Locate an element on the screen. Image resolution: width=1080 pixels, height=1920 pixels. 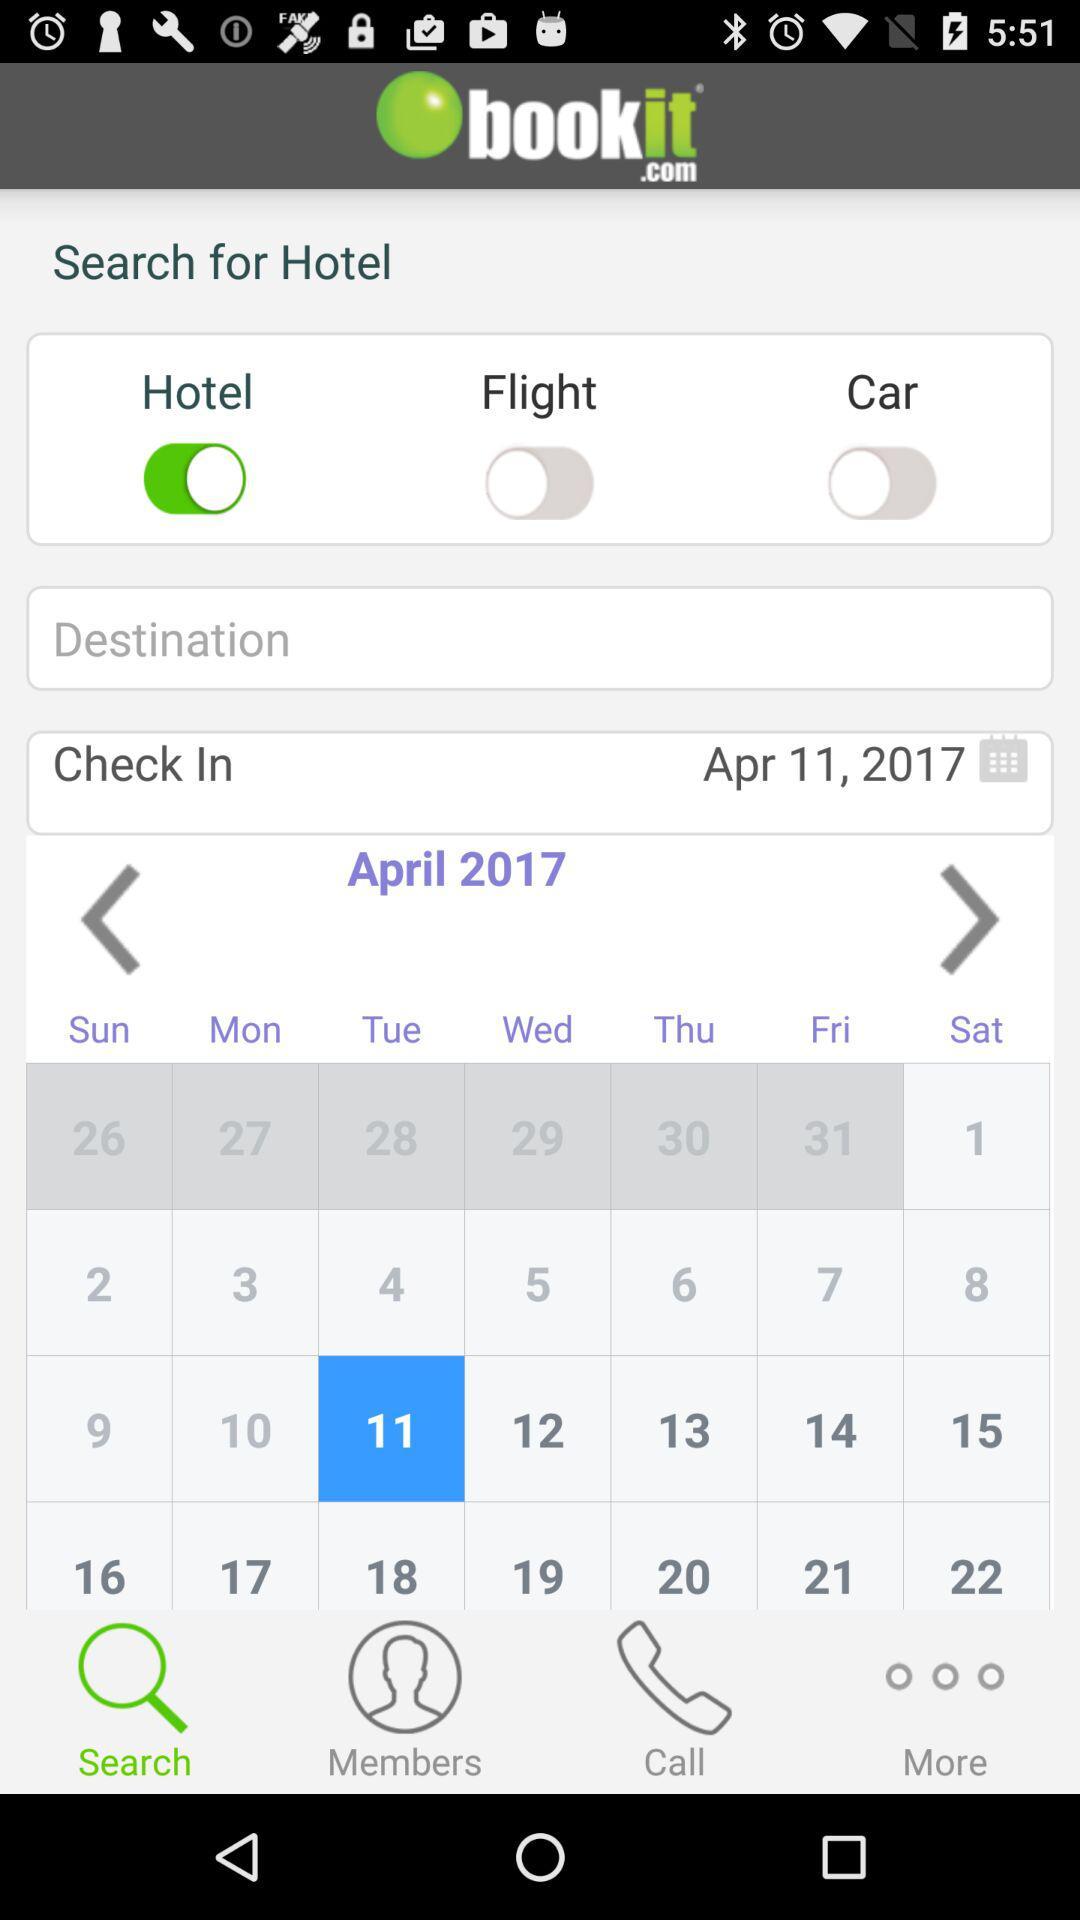
the icon to the left of the 12 is located at coordinates (391, 1554).